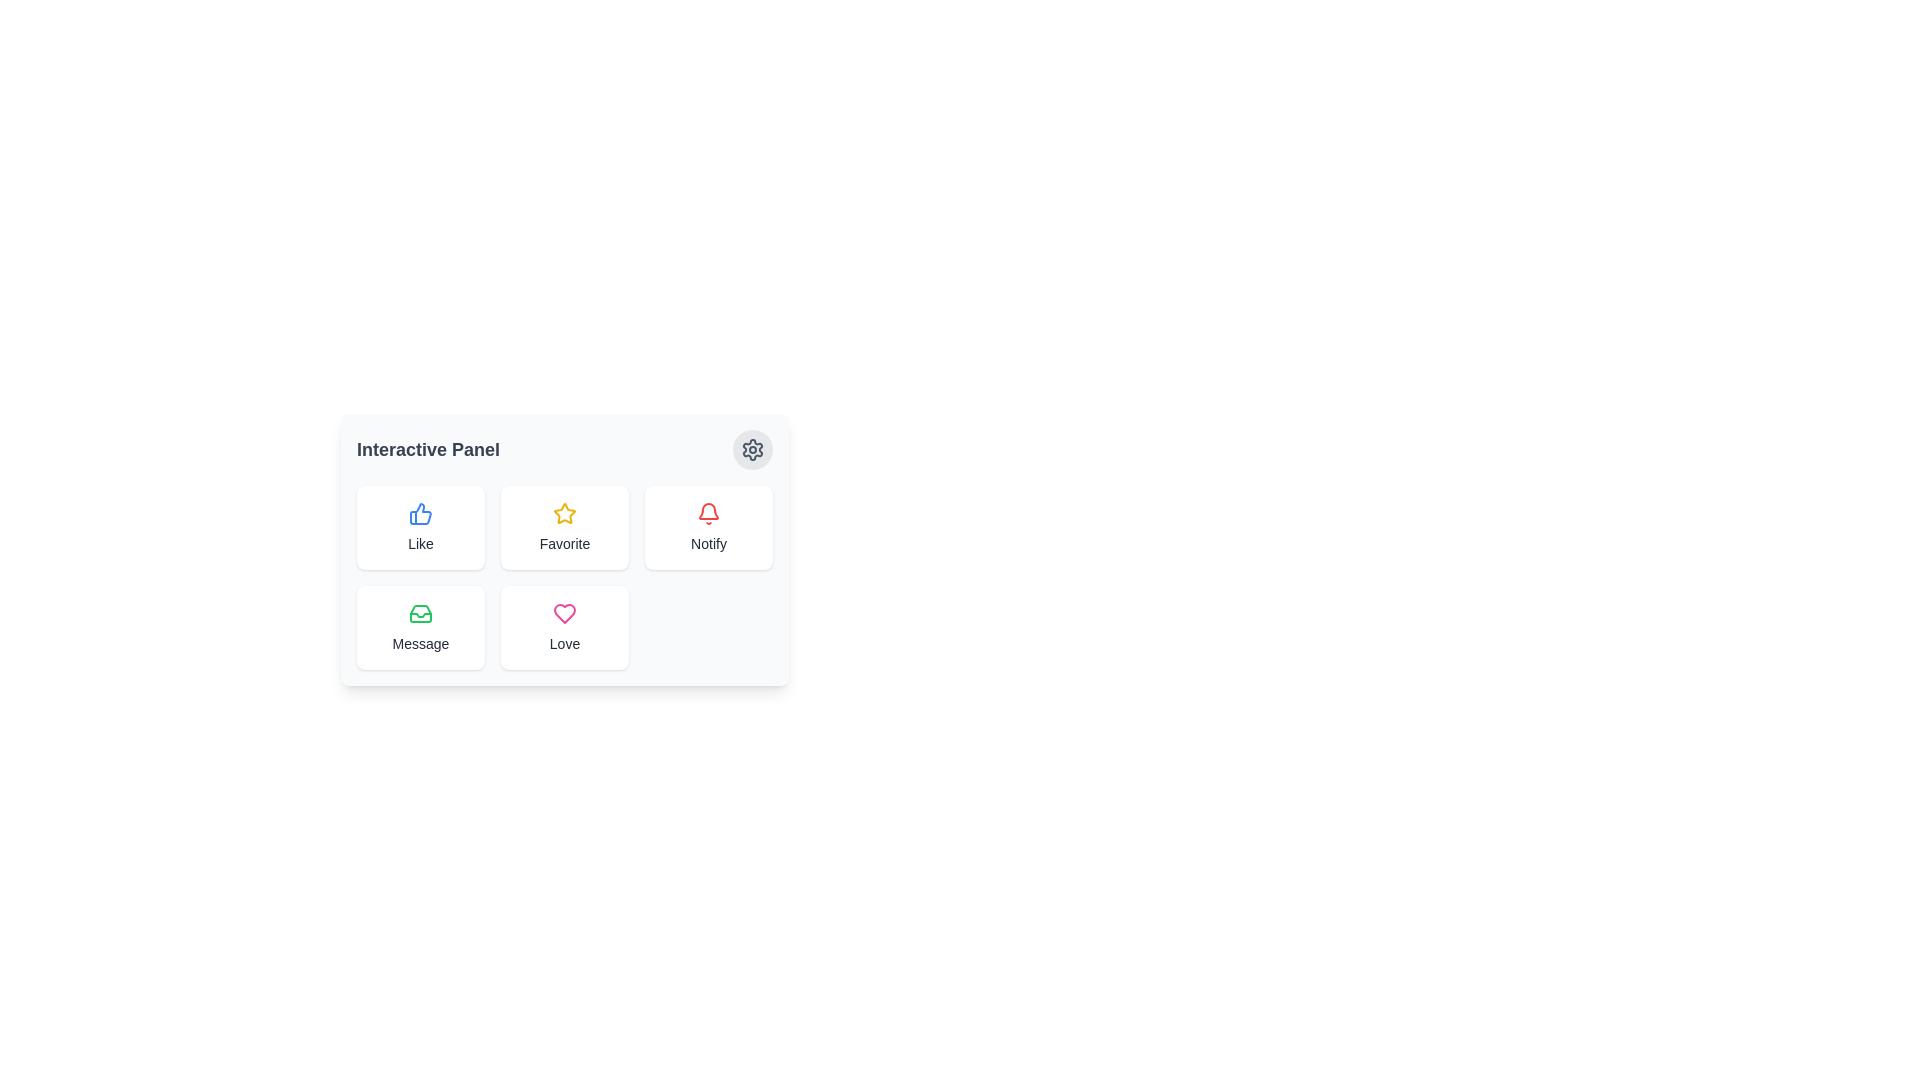  Describe the element at coordinates (564, 612) in the screenshot. I see `the heart icon located within the sixth button of the interactive panel` at that location.